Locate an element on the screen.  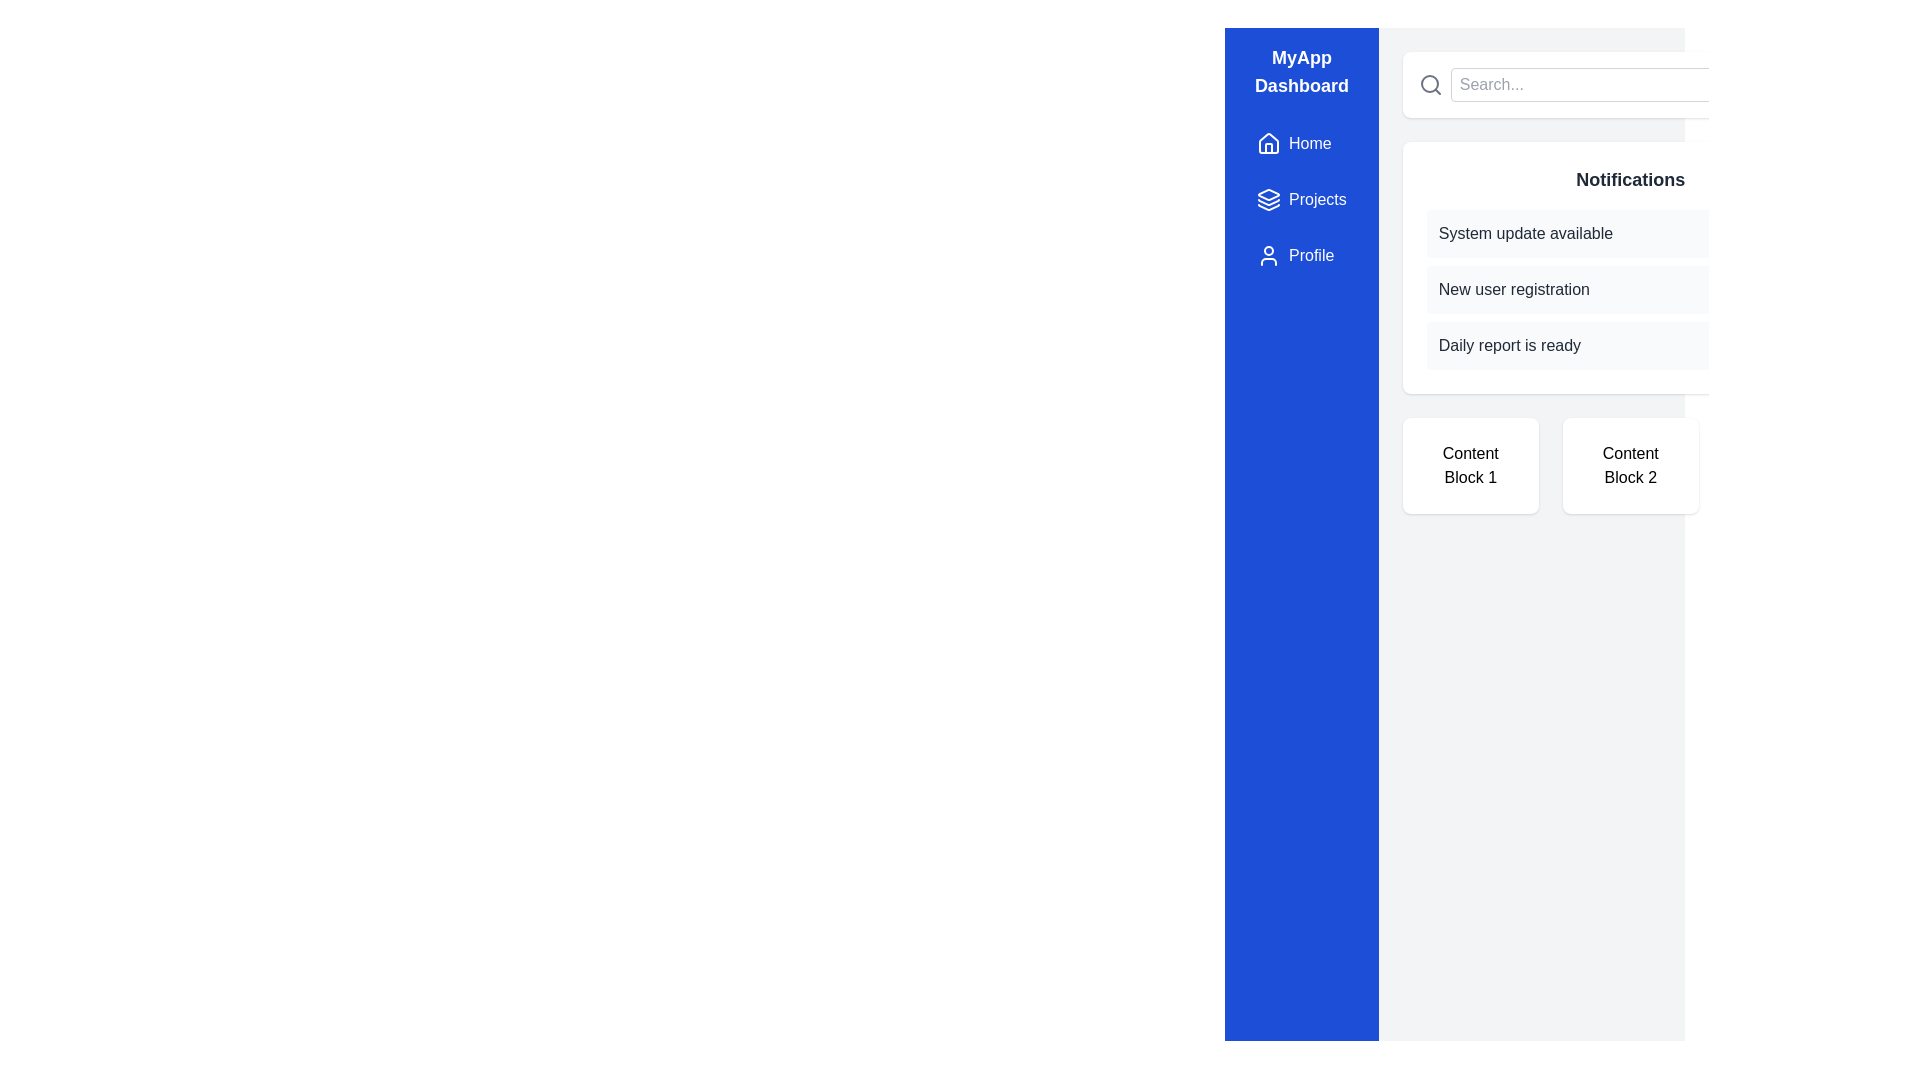
the 'Home' button in the vertical navigation bar, which has a blue background and a house-shaped icon on the left is located at coordinates (1294, 142).